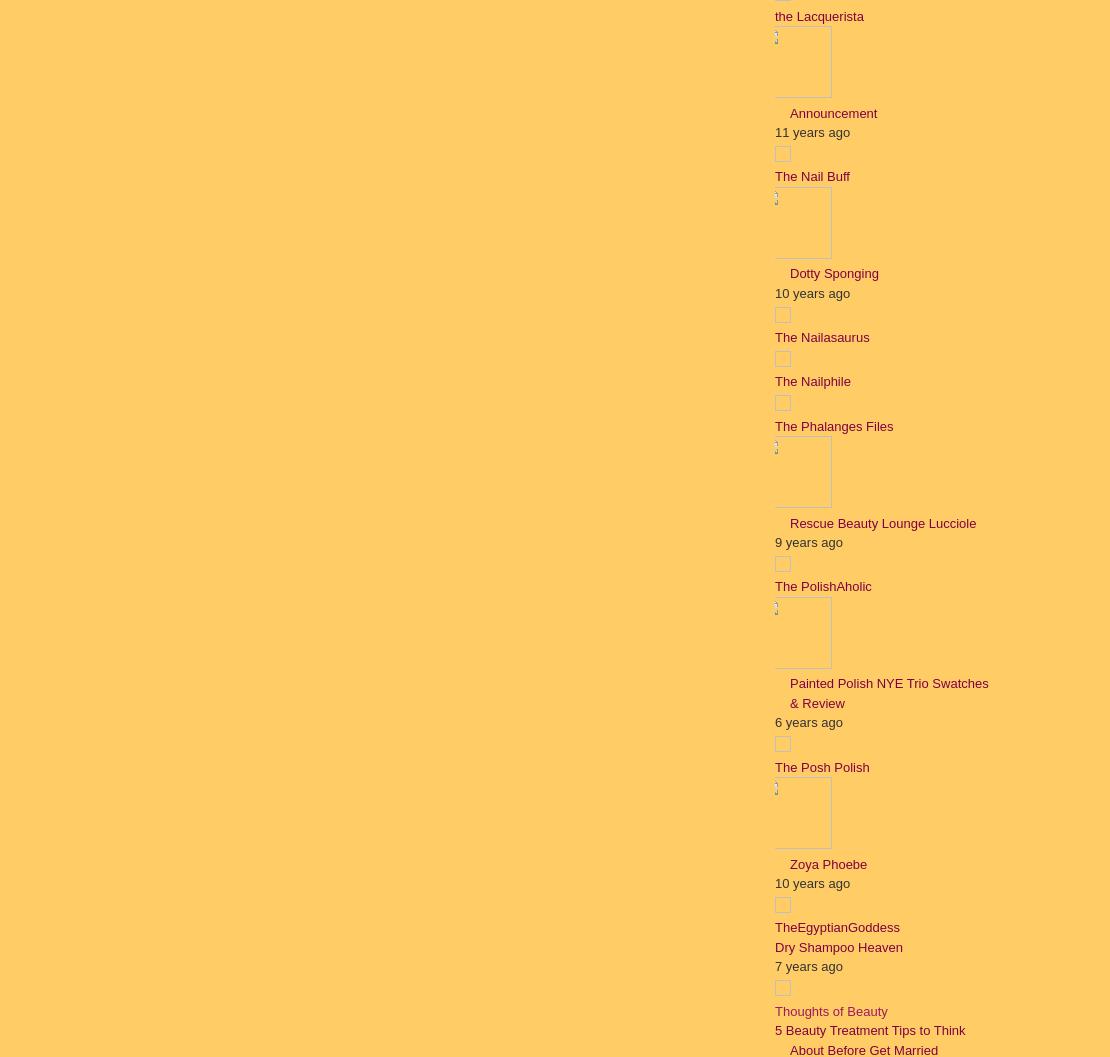 This screenshot has height=1057, width=1110. I want to click on 'Dry Shampoo Heaven', so click(774, 946).